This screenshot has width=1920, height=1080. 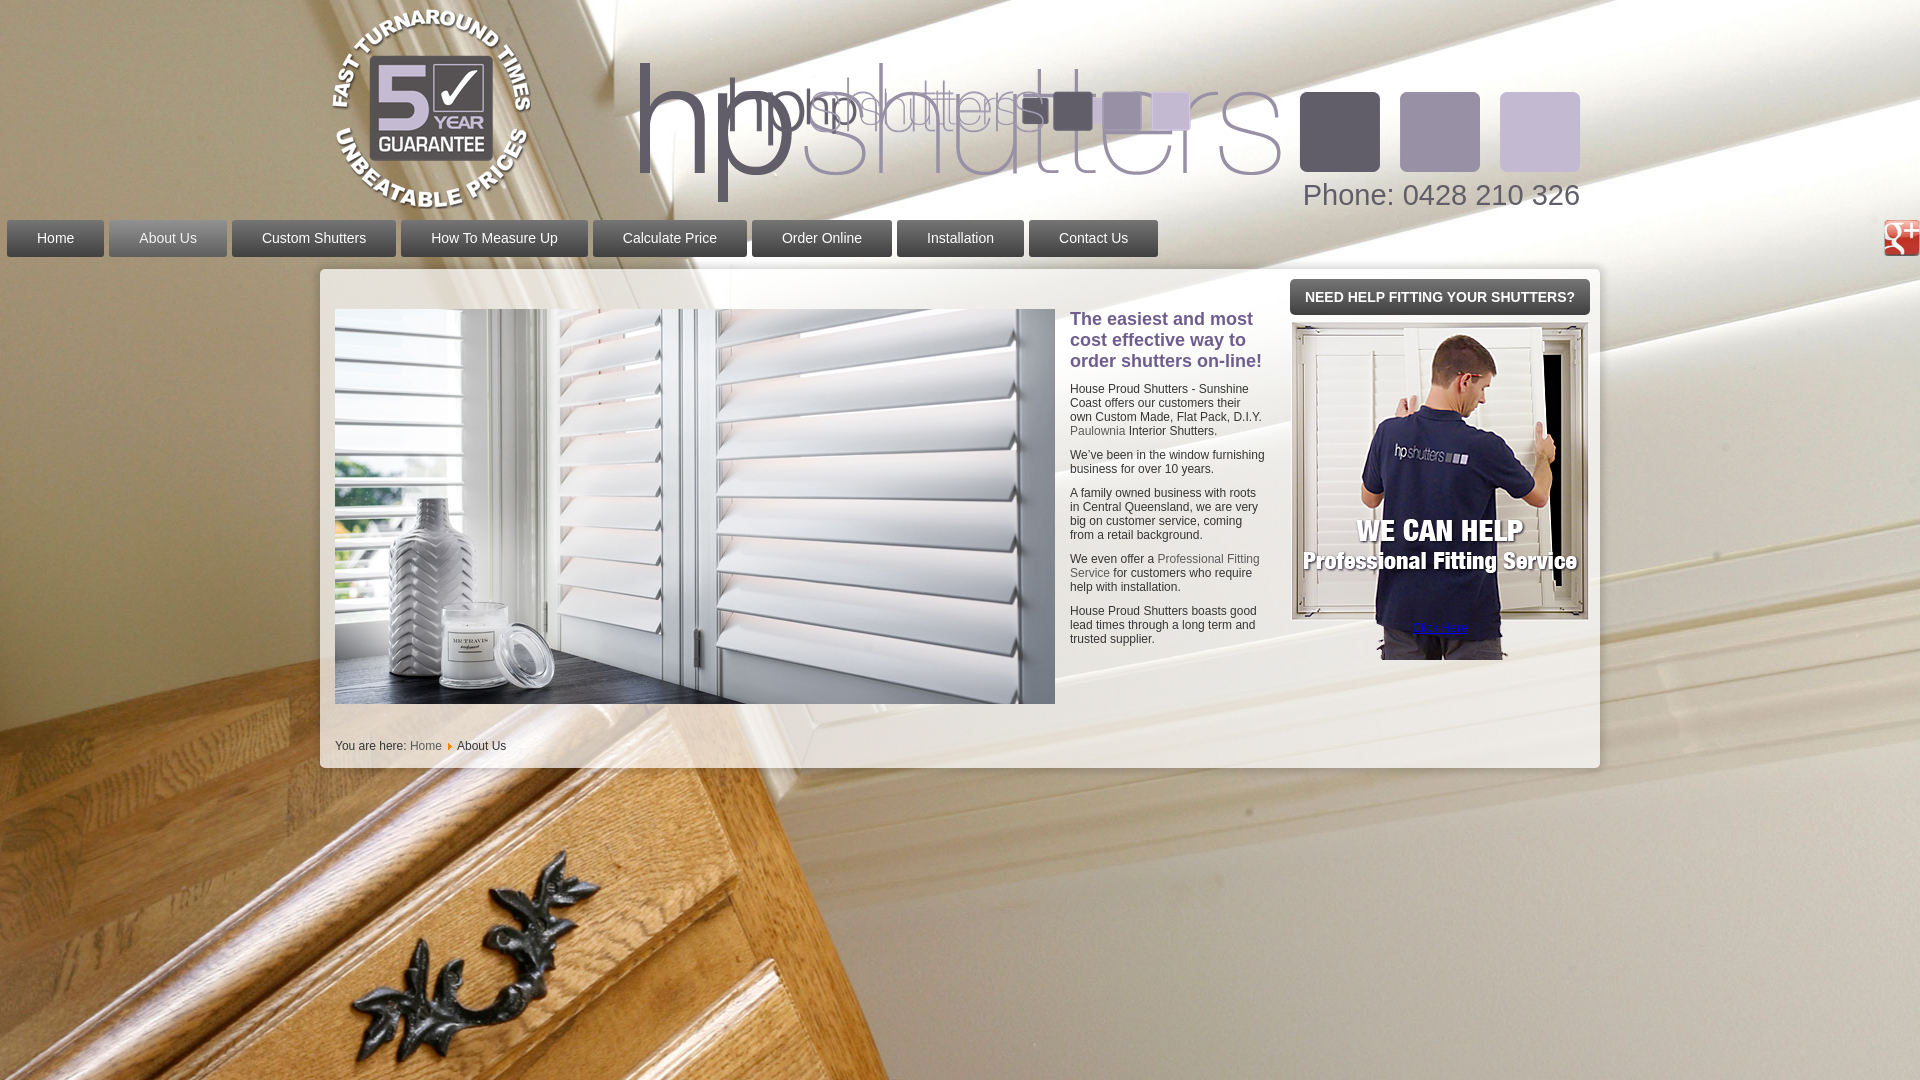 What do you see at coordinates (960, 110) in the screenshot?
I see `'House Proud Shutters'` at bounding box center [960, 110].